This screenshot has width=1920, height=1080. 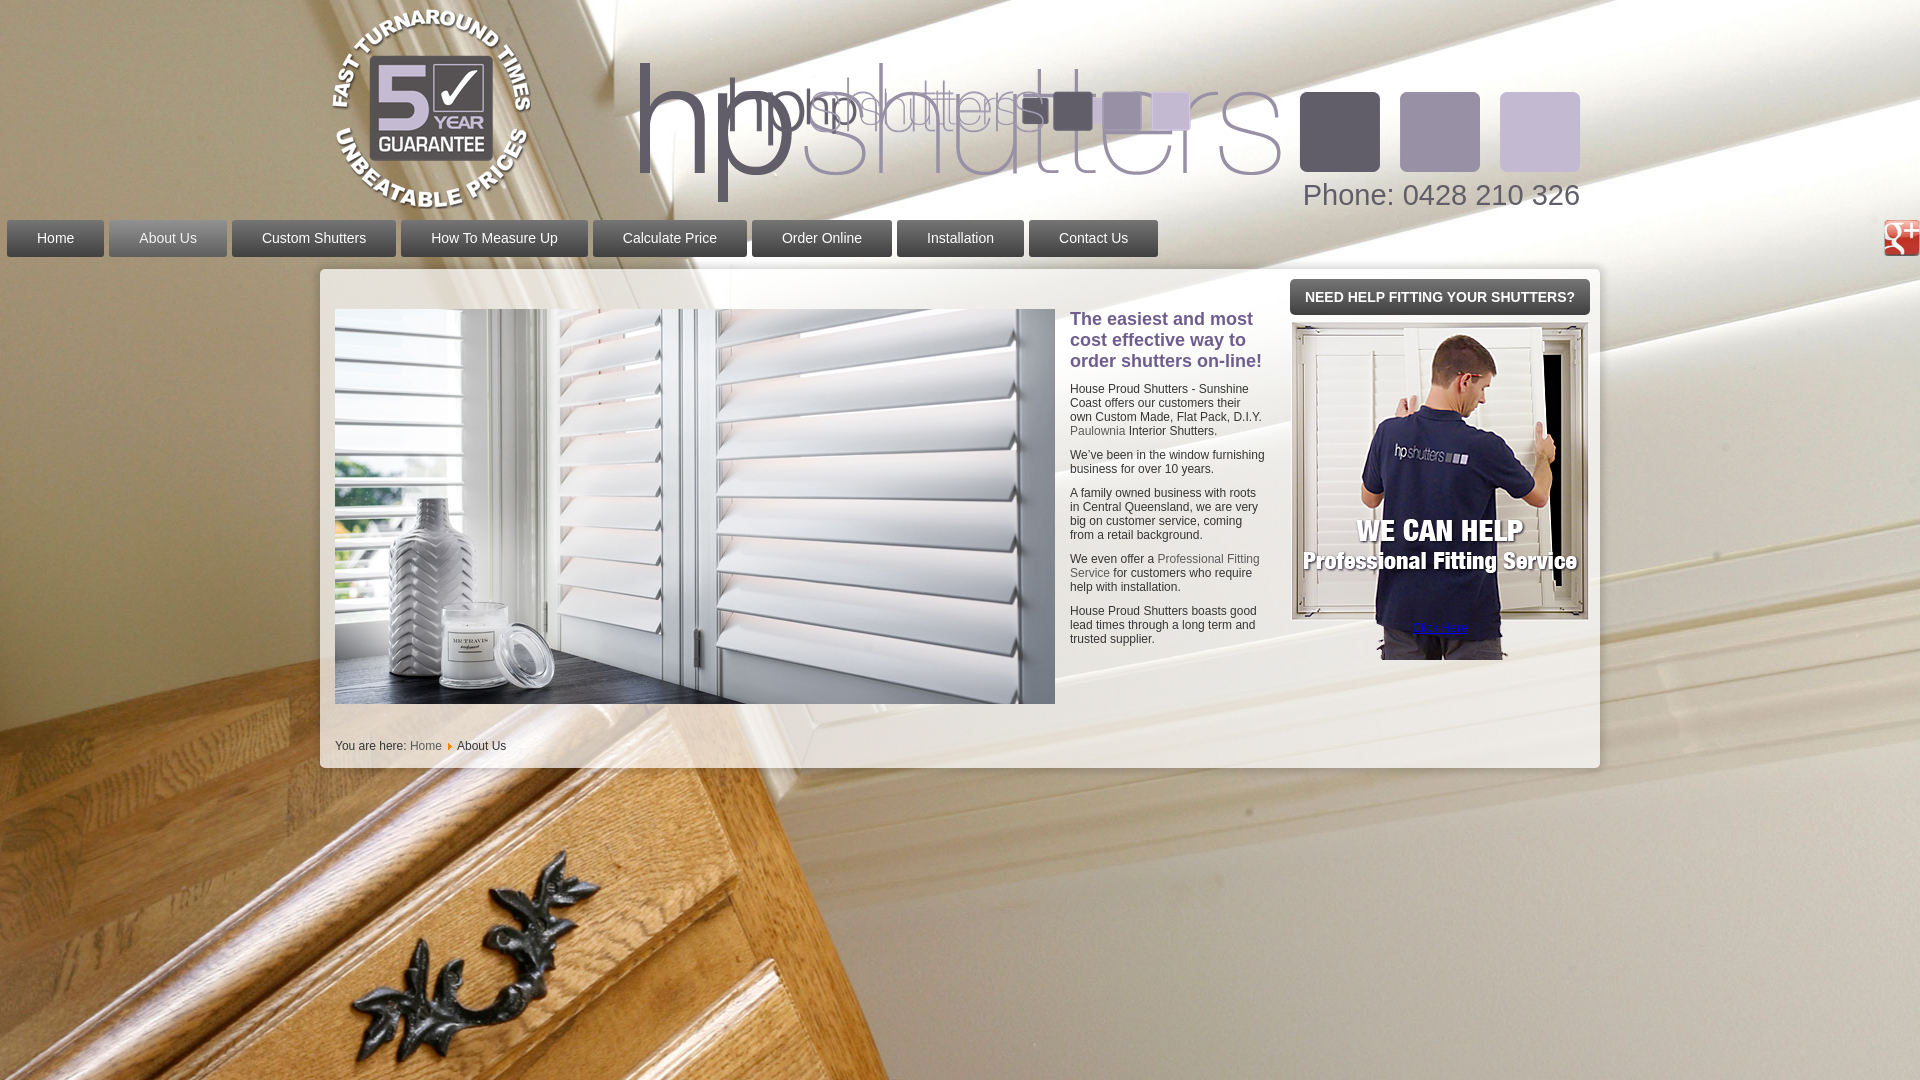 What do you see at coordinates (960, 110) in the screenshot?
I see `'House Proud Shutters'` at bounding box center [960, 110].